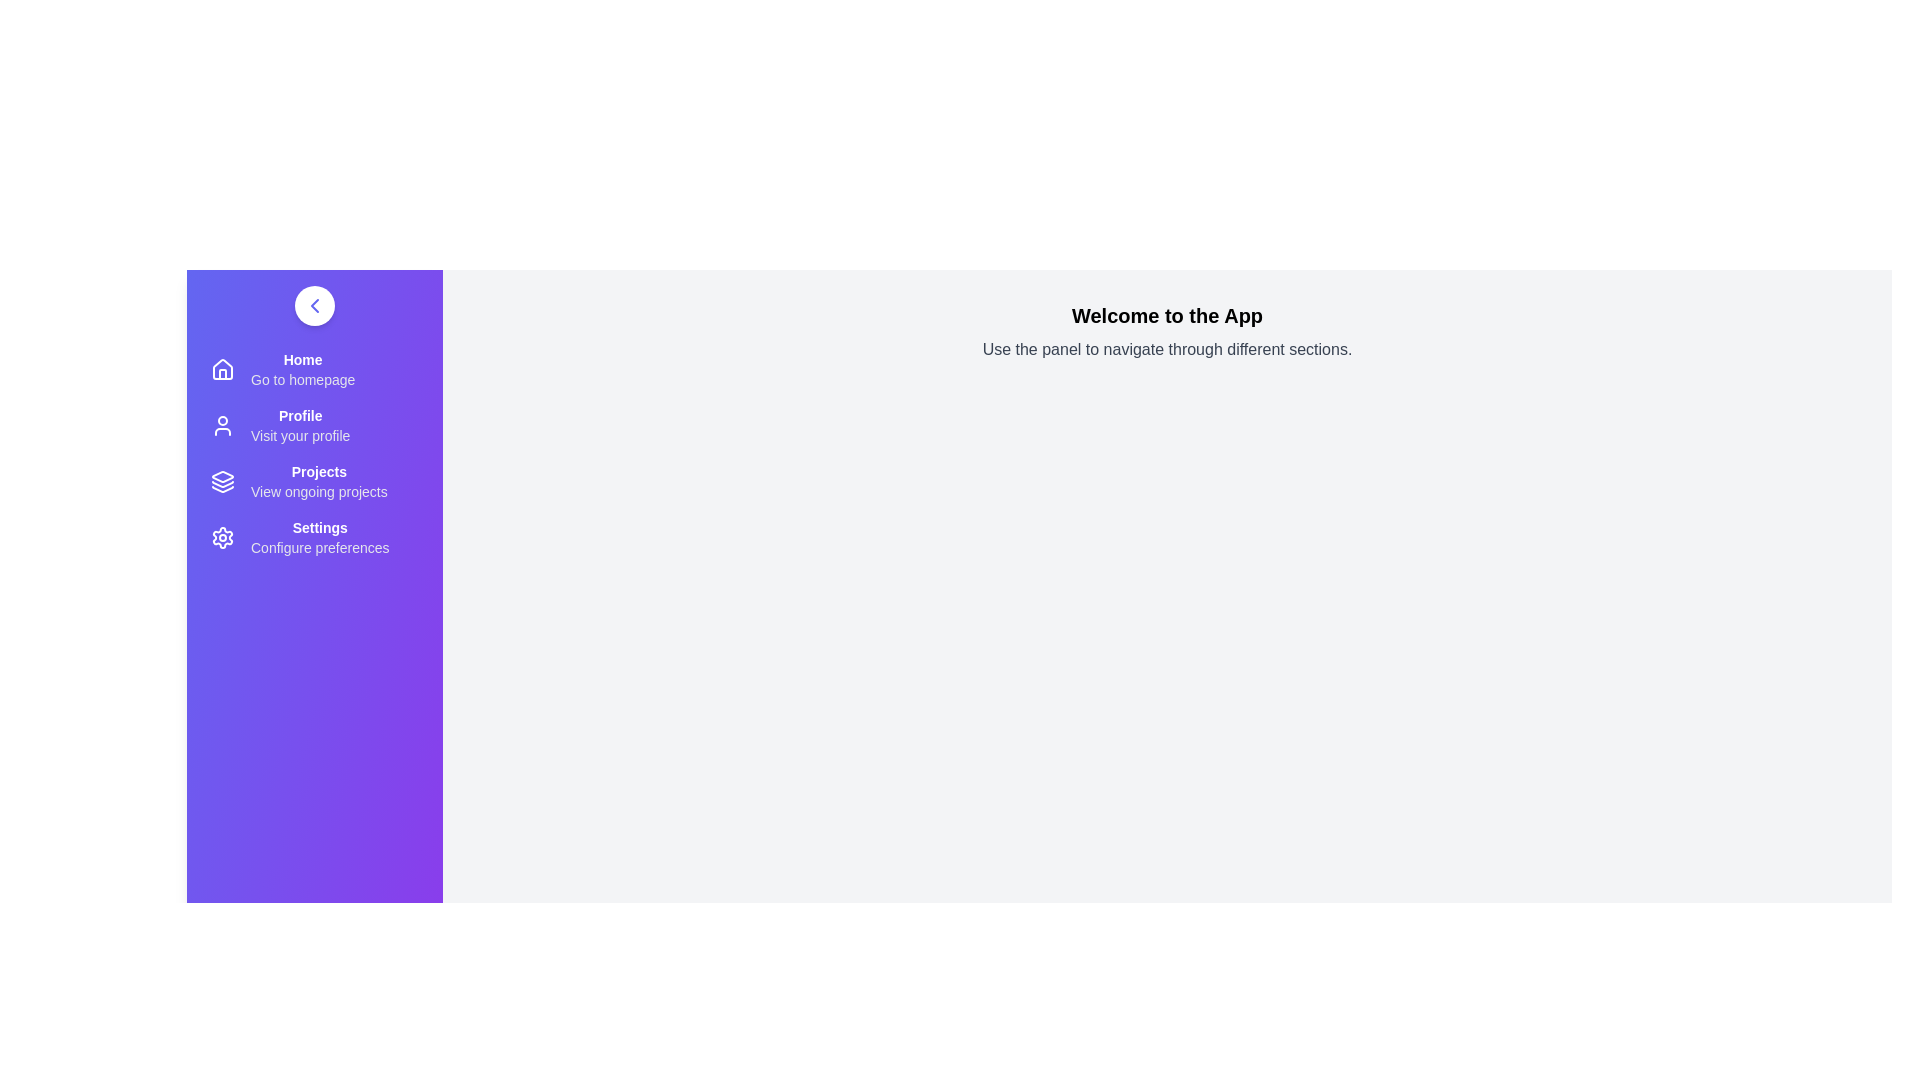 This screenshot has width=1920, height=1080. I want to click on the 'Settings' menu item to configure preferences, so click(314, 536).